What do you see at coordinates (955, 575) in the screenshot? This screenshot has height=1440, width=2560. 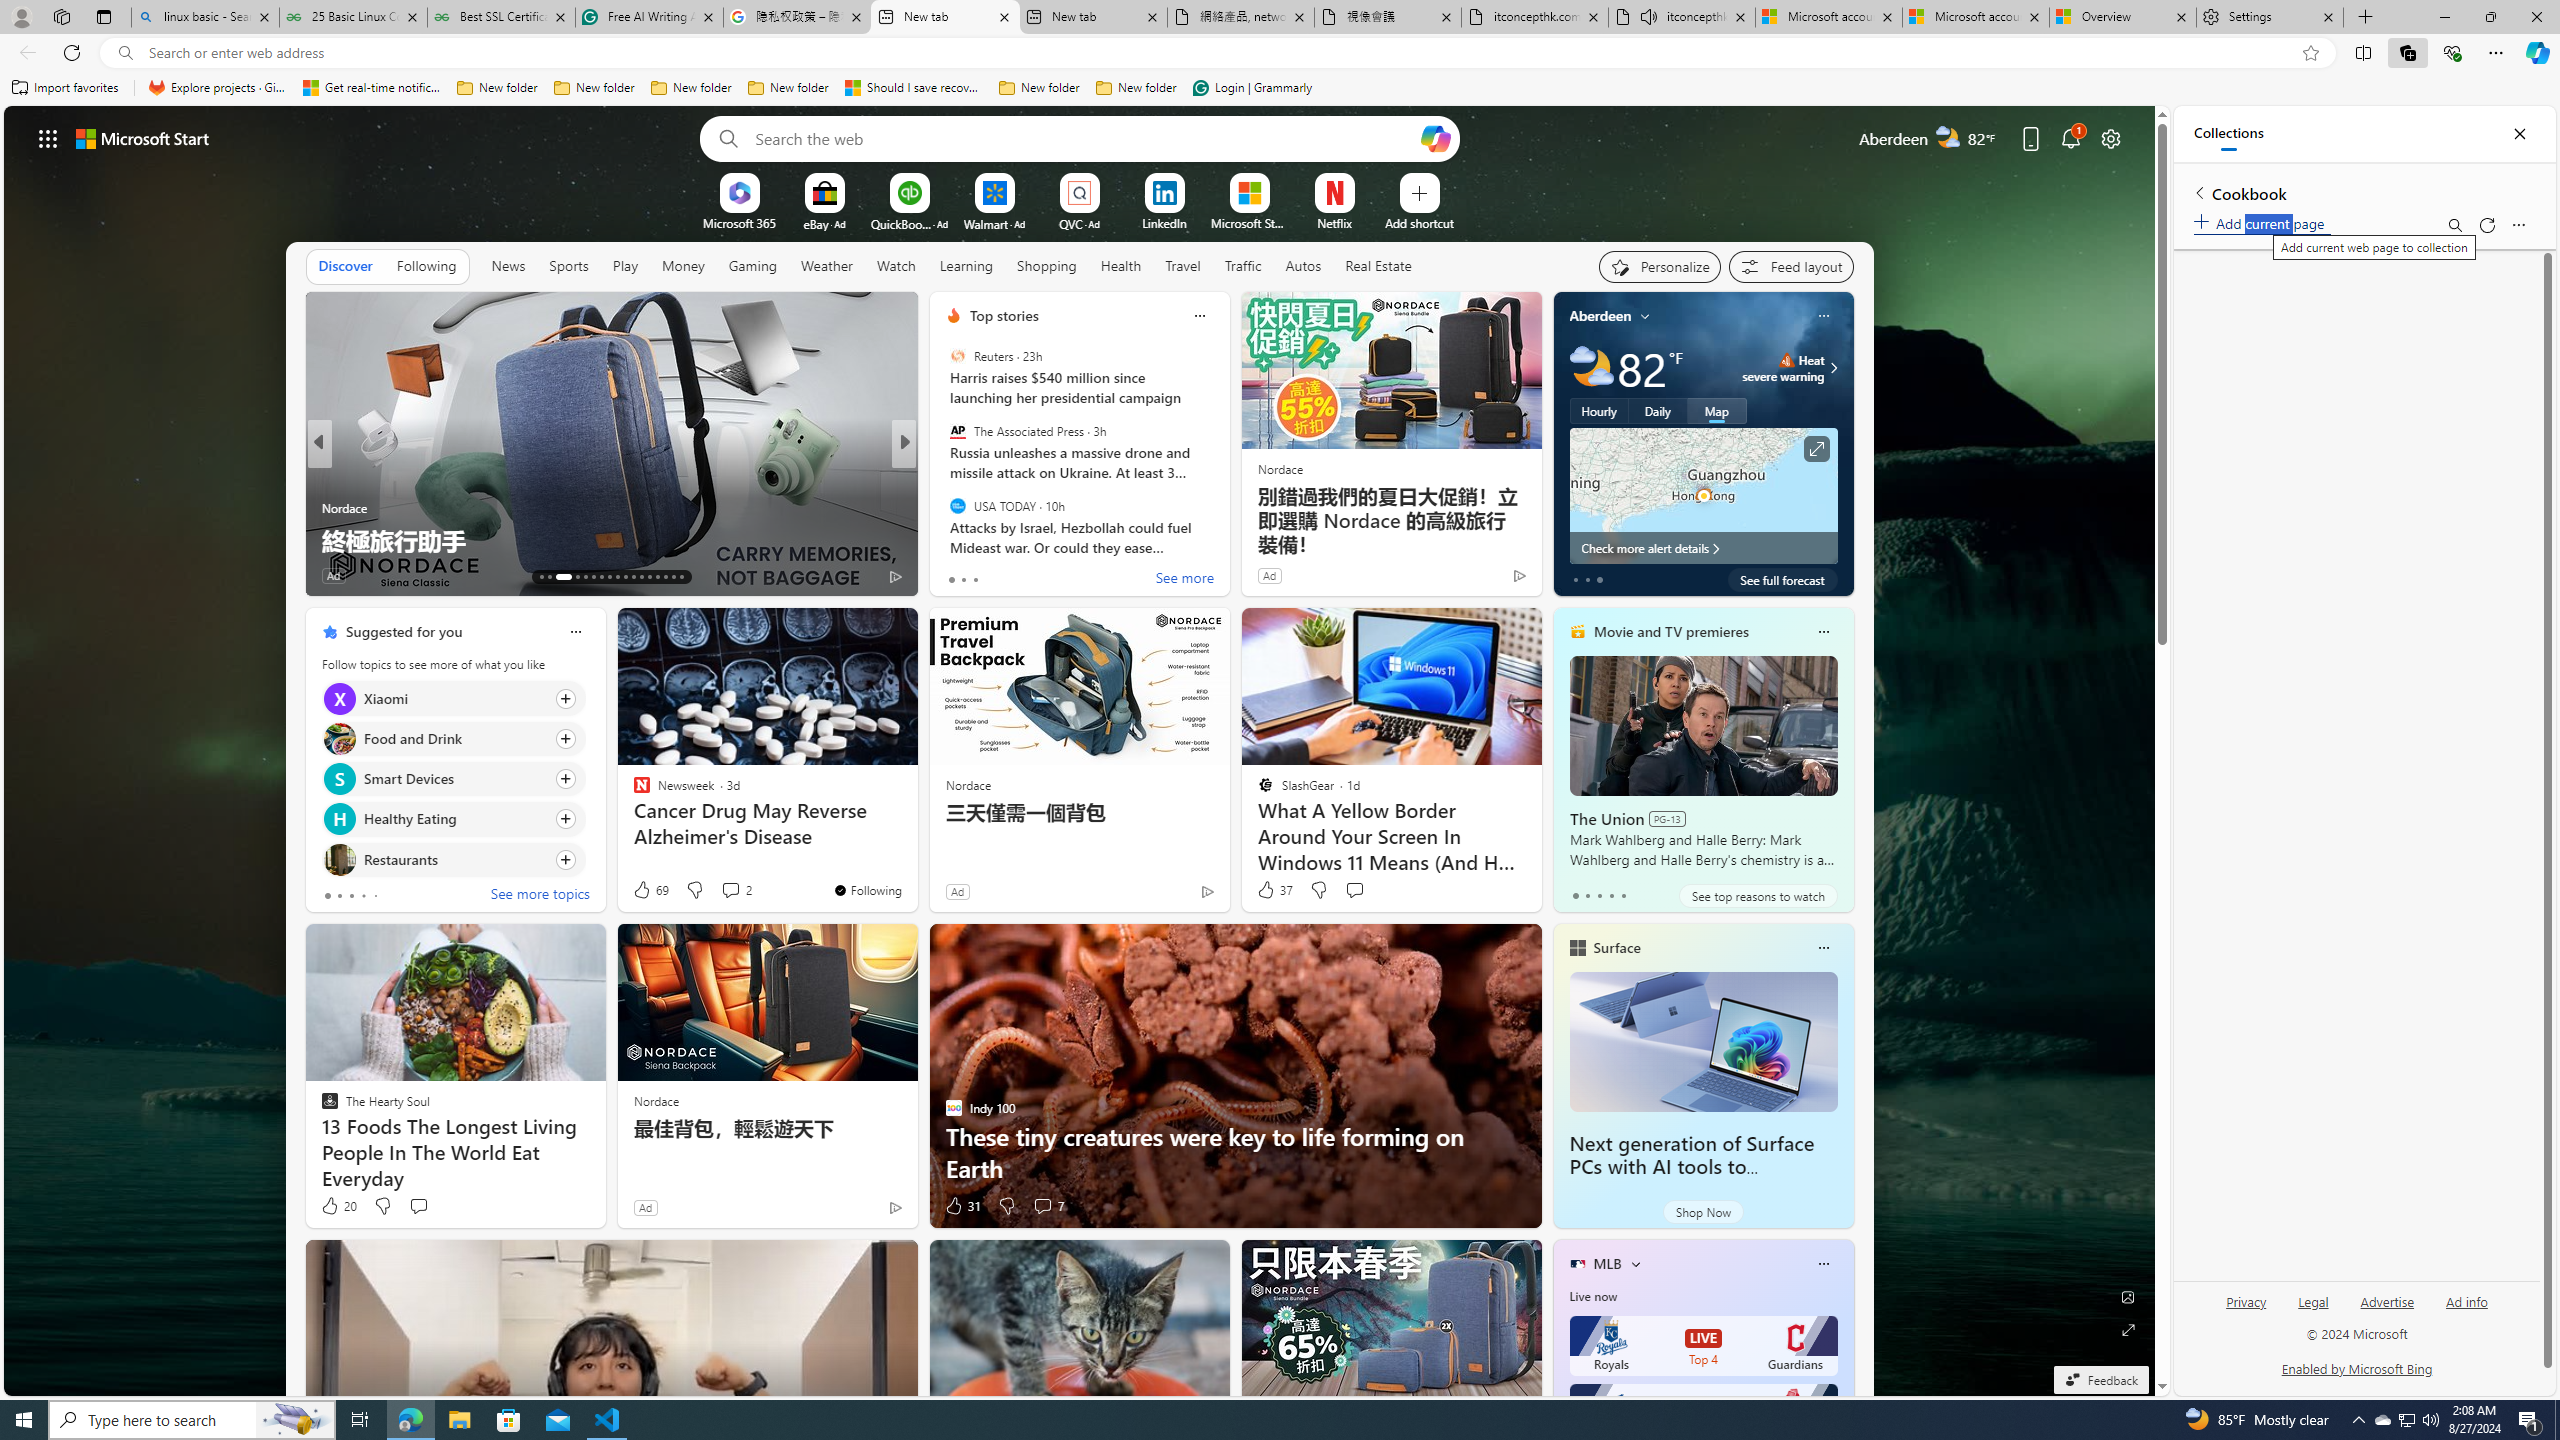 I see `'71 Like'` at bounding box center [955, 575].